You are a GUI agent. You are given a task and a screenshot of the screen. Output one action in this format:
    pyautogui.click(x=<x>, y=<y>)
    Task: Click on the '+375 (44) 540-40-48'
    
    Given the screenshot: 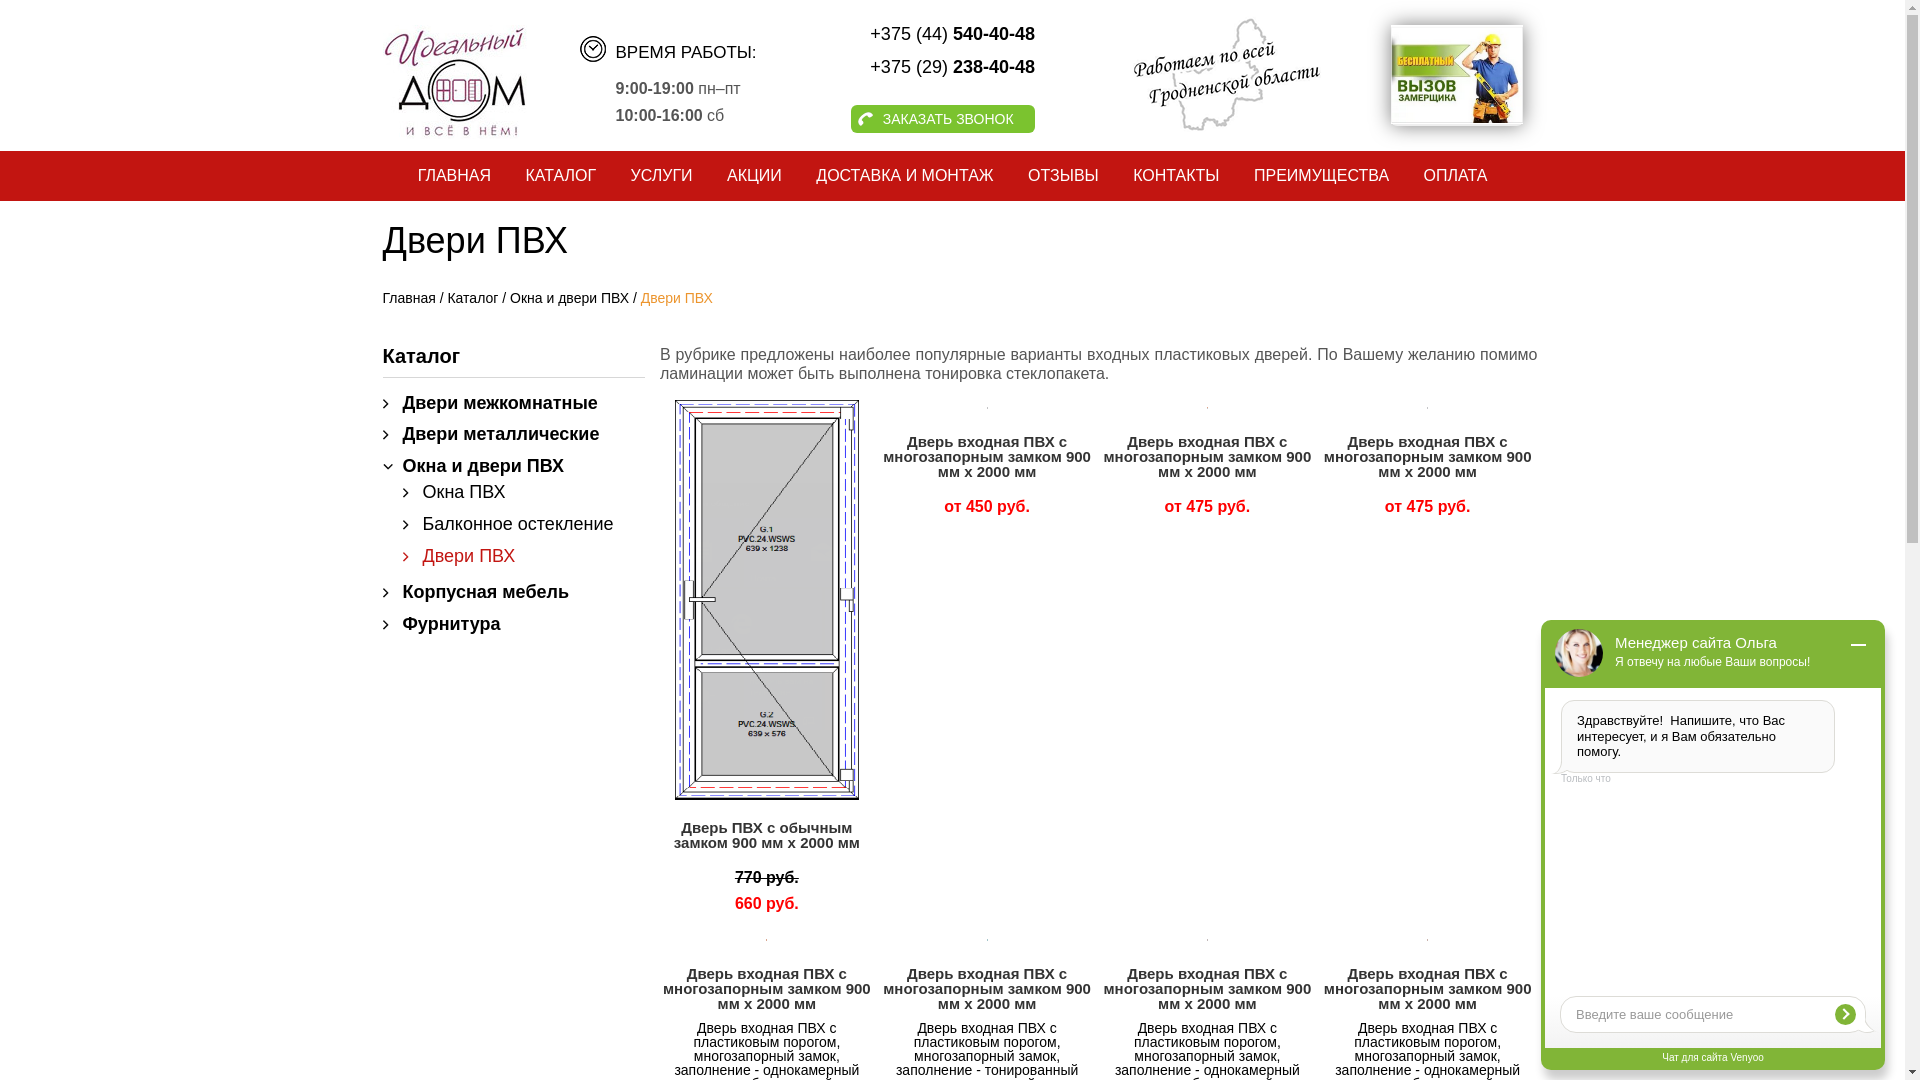 What is the action you would take?
    pyautogui.click(x=902, y=34)
    